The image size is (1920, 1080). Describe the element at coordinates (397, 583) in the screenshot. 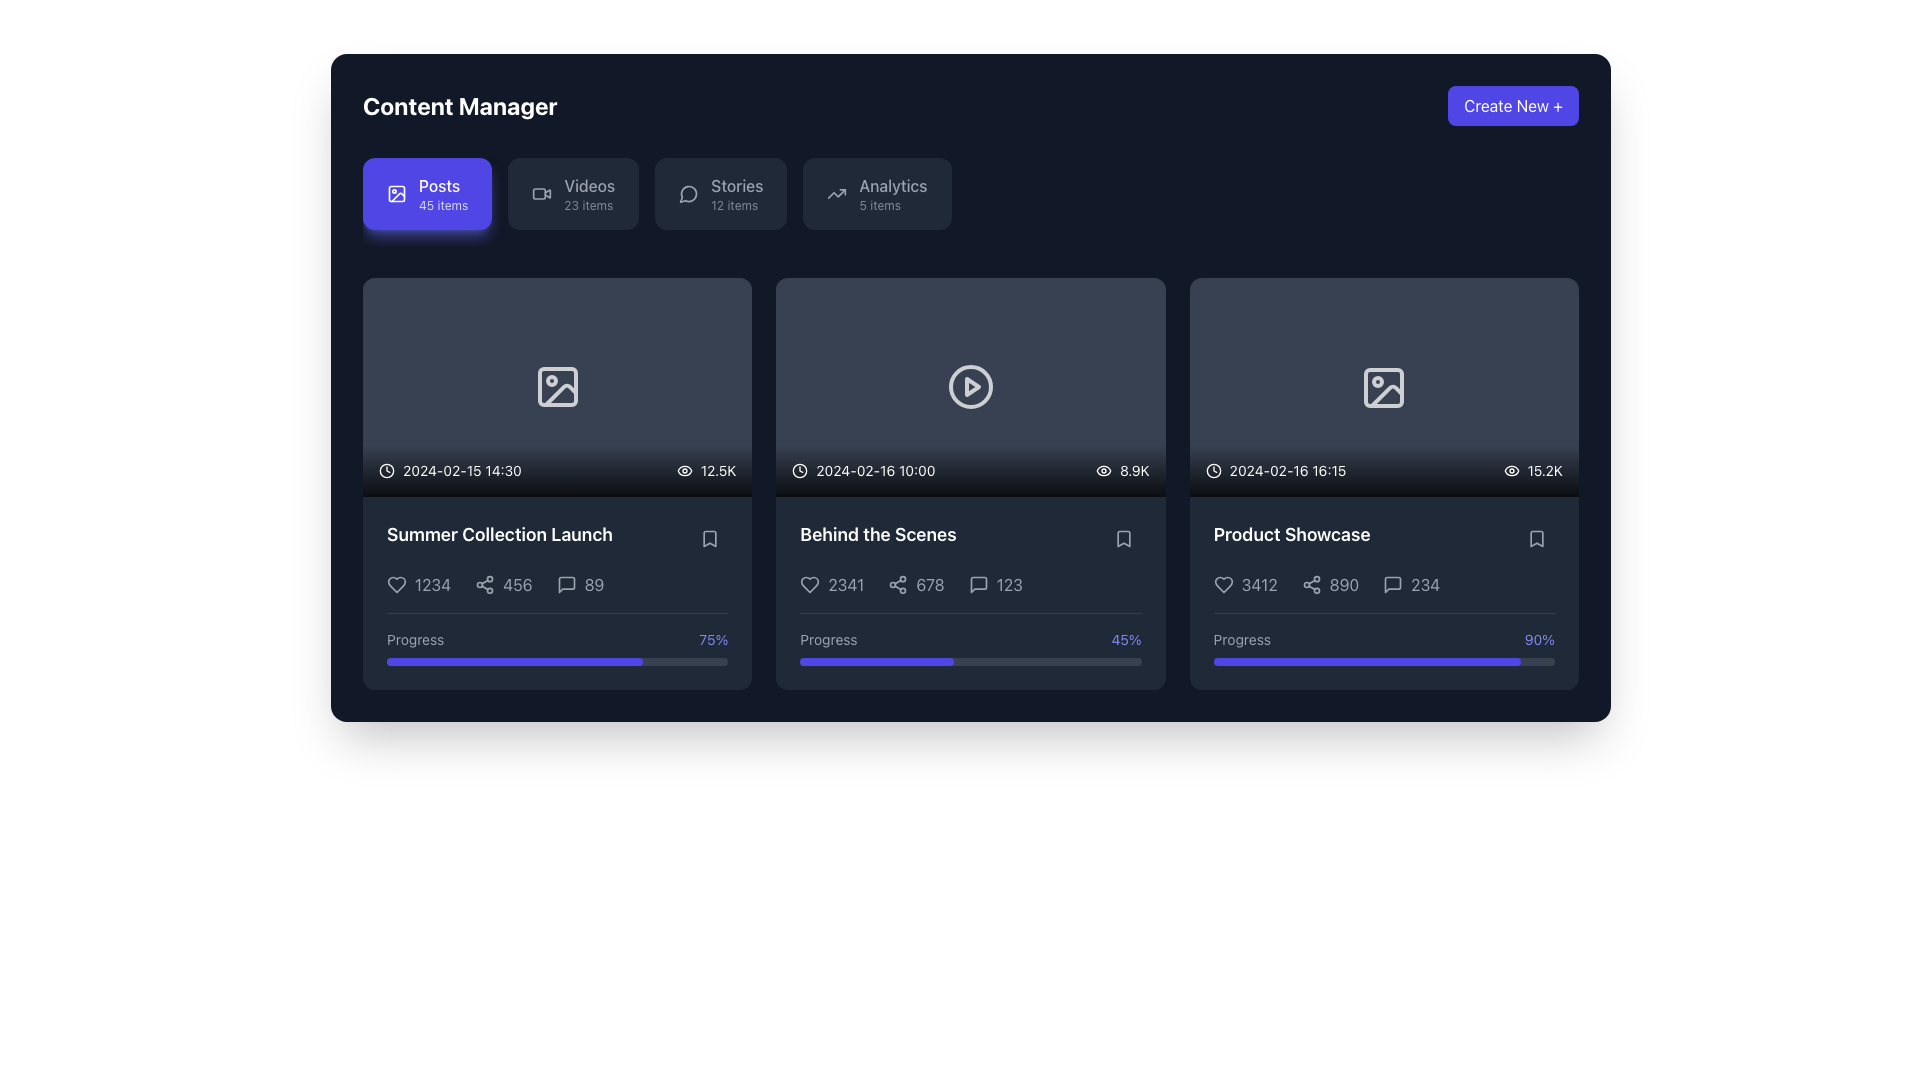

I see `the heart-shaped icon located in the lower part of the 'Summer Collection Launch' content card` at that location.